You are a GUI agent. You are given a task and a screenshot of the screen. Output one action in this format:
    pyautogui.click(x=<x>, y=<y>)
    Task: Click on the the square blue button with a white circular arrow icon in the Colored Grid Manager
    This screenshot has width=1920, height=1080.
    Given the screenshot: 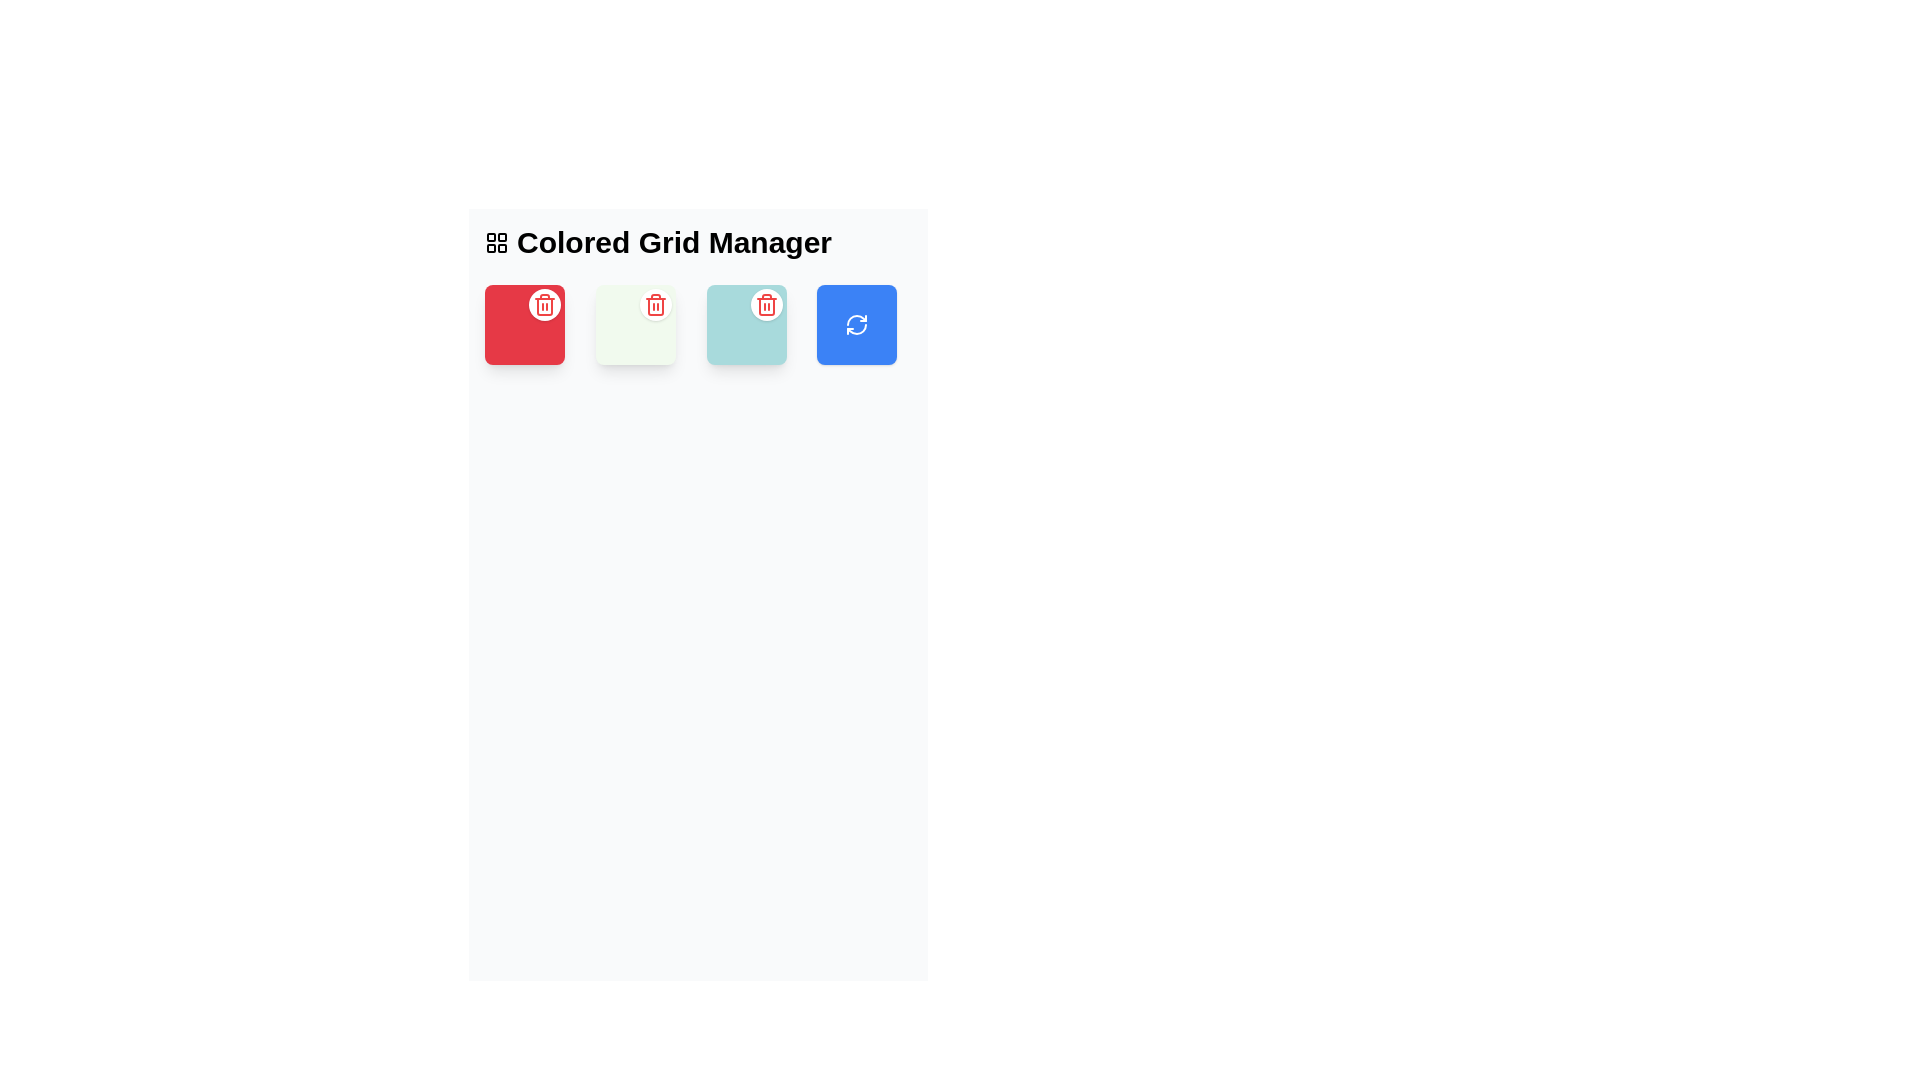 What is the action you would take?
    pyautogui.click(x=857, y=323)
    